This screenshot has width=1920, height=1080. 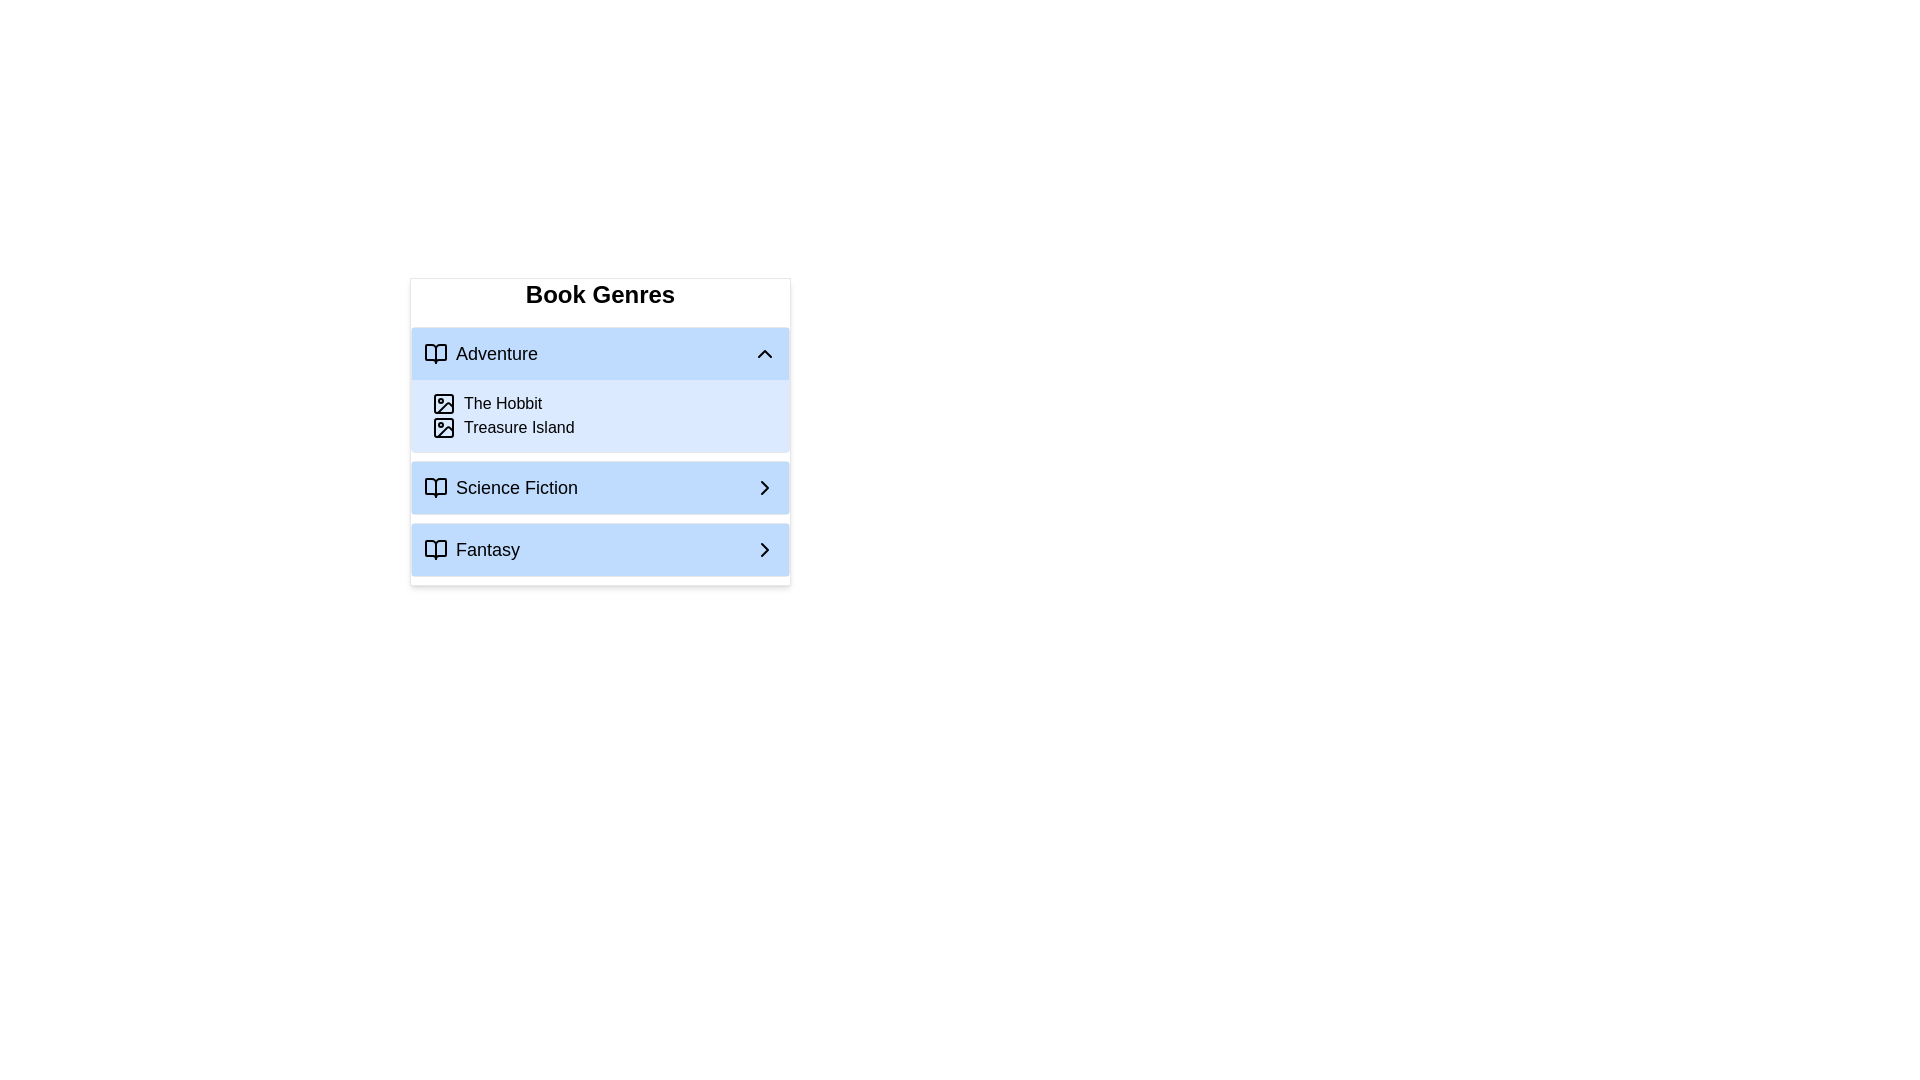 I want to click on the icon representing a book opened in the middle, located to the left of the header text in the 'Fantasy' row of the 'Book Genres' interface, so click(x=435, y=550).